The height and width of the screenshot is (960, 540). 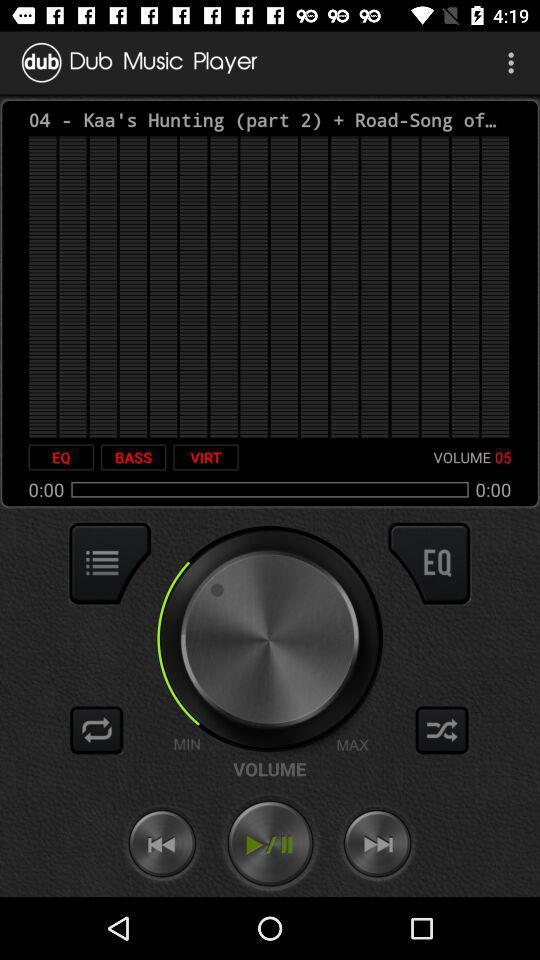 I want to click on the item next to  bass, so click(x=61, y=457).